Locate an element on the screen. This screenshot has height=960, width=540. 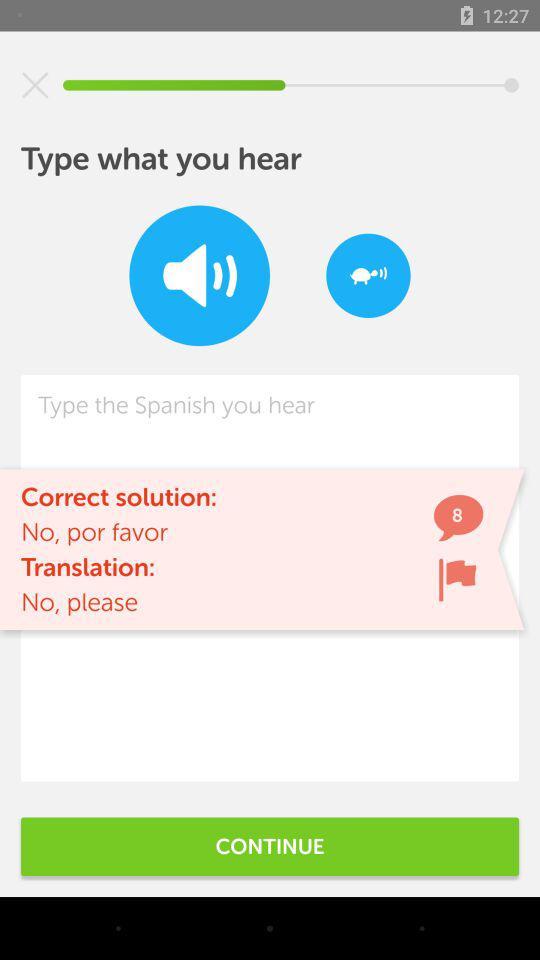
flag the entry report the entry is located at coordinates (457, 579).